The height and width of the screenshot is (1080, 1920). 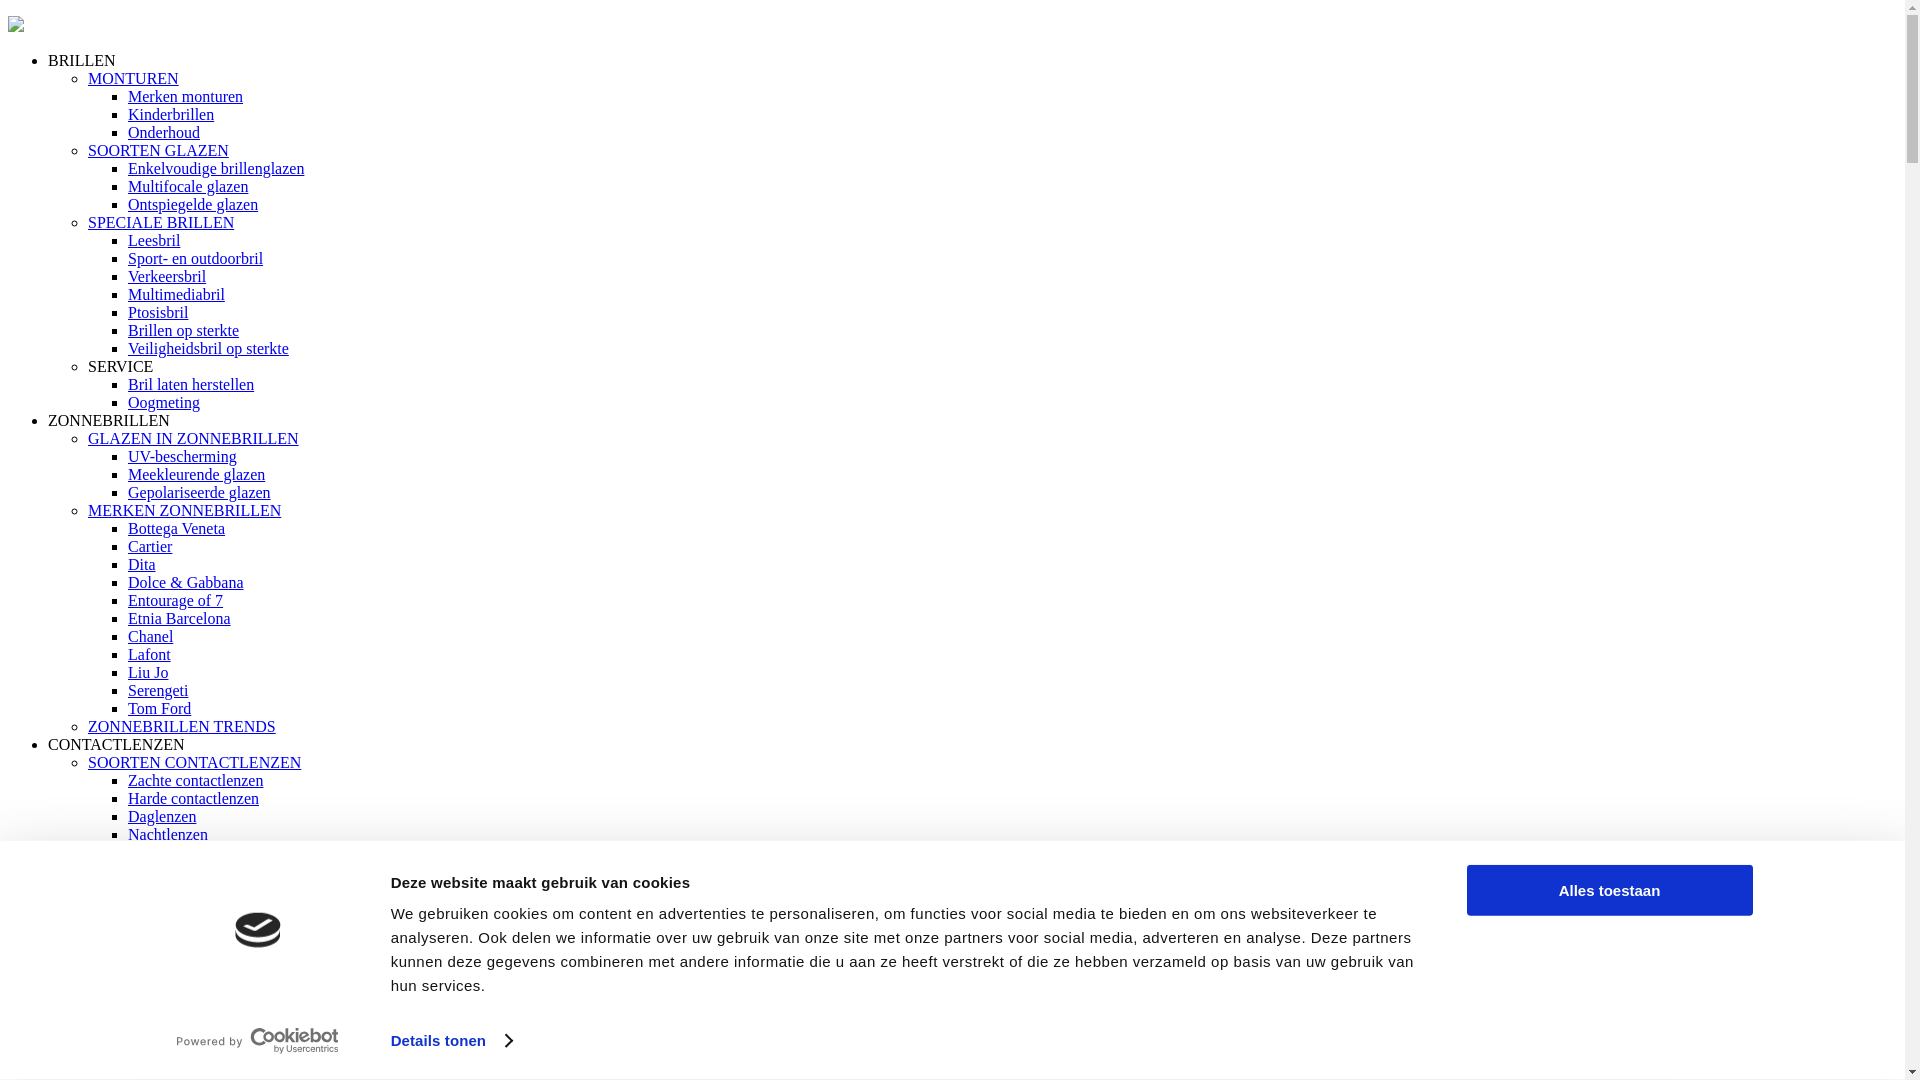 What do you see at coordinates (141, 564) in the screenshot?
I see `'Dita'` at bounding box center [141, 564].